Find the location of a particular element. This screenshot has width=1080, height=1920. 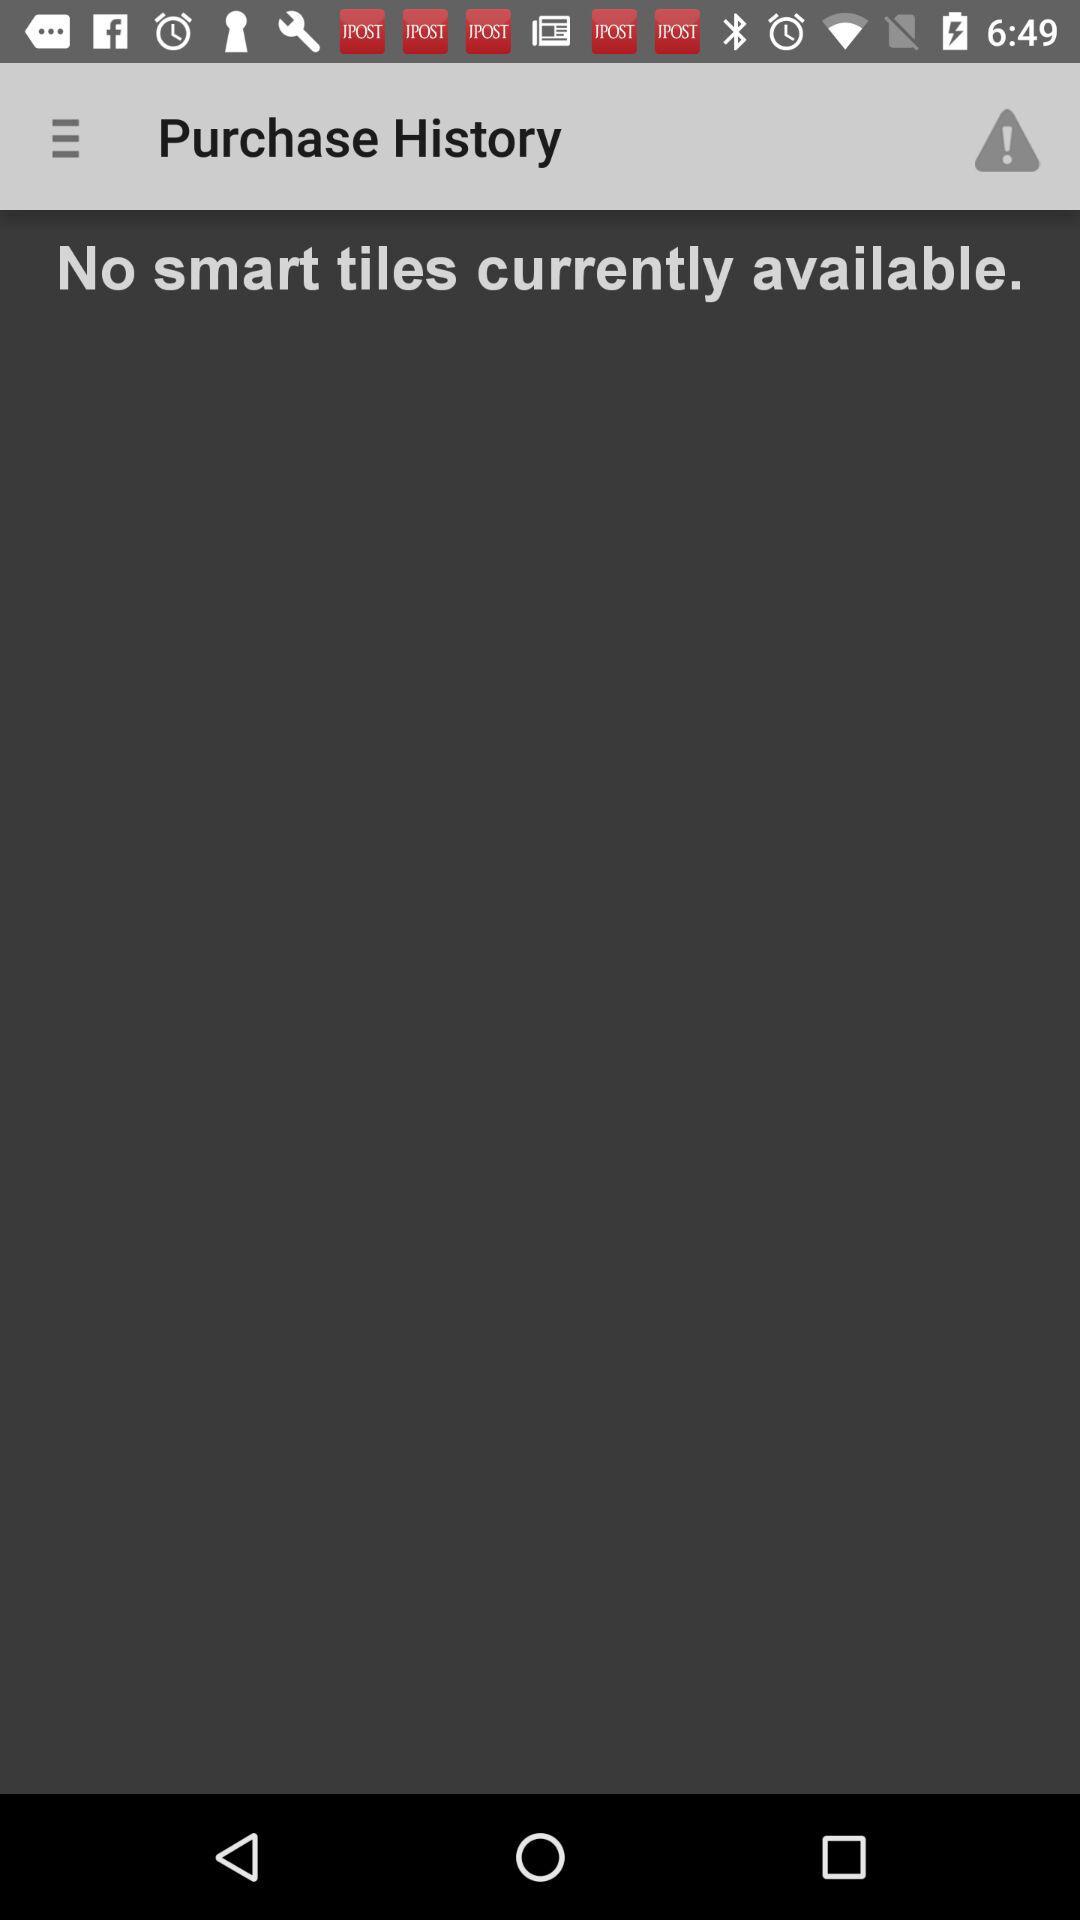

app next to the purchase history app is located at coordinates (1017, 135).